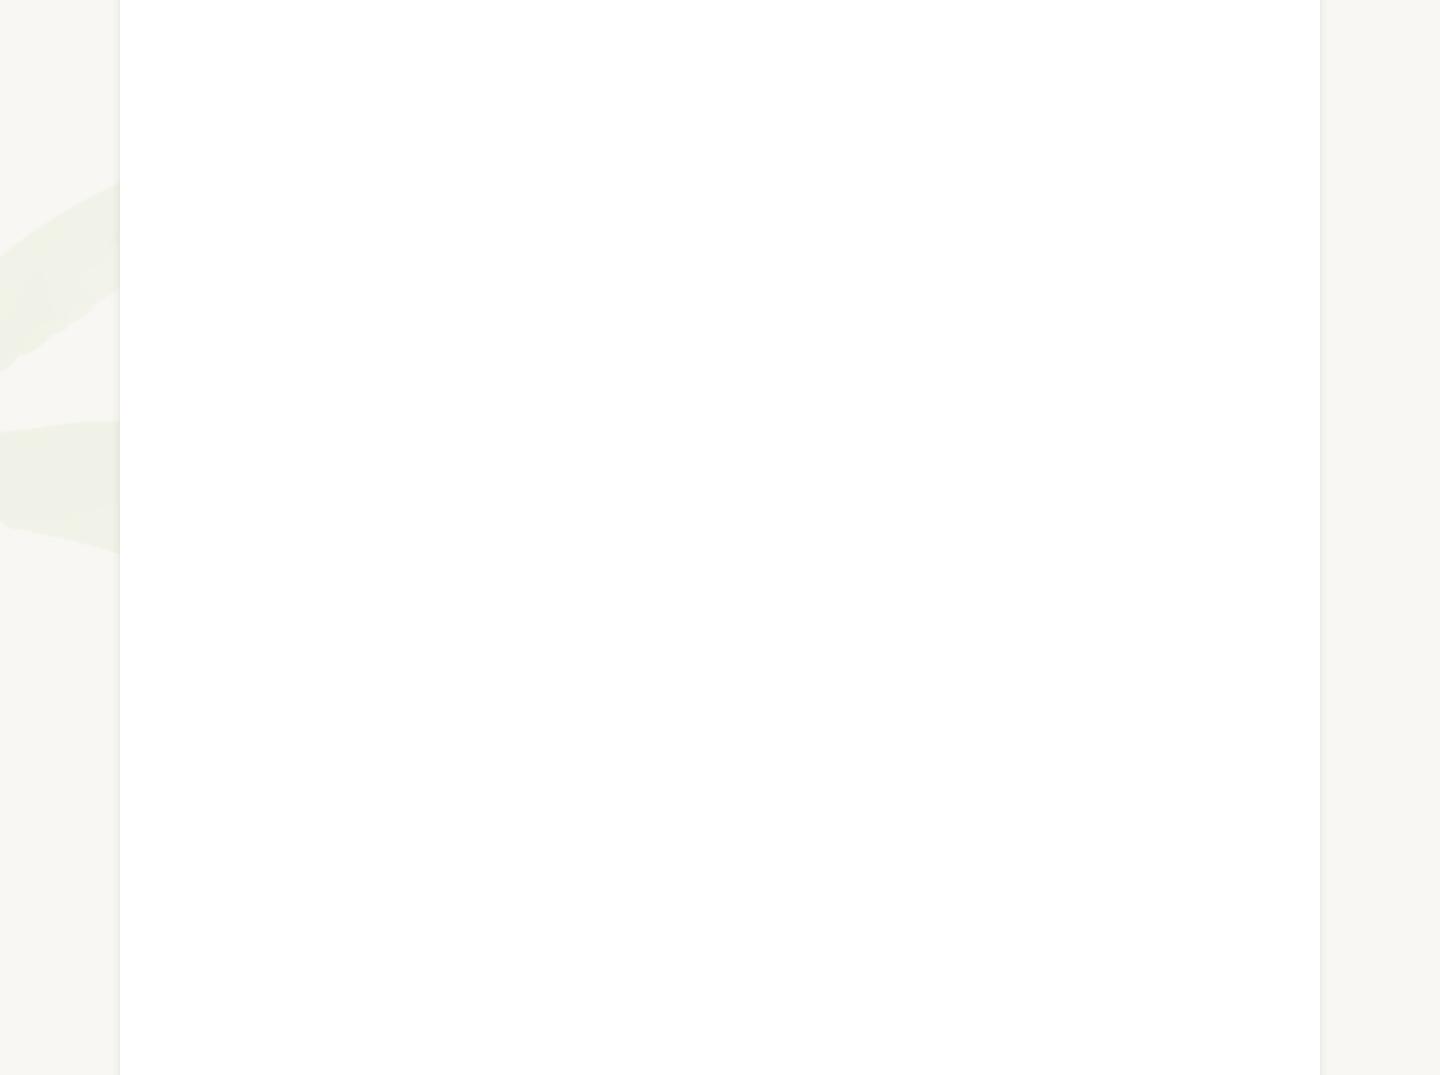  I want to click on 'Alison K', so click(226, 513).